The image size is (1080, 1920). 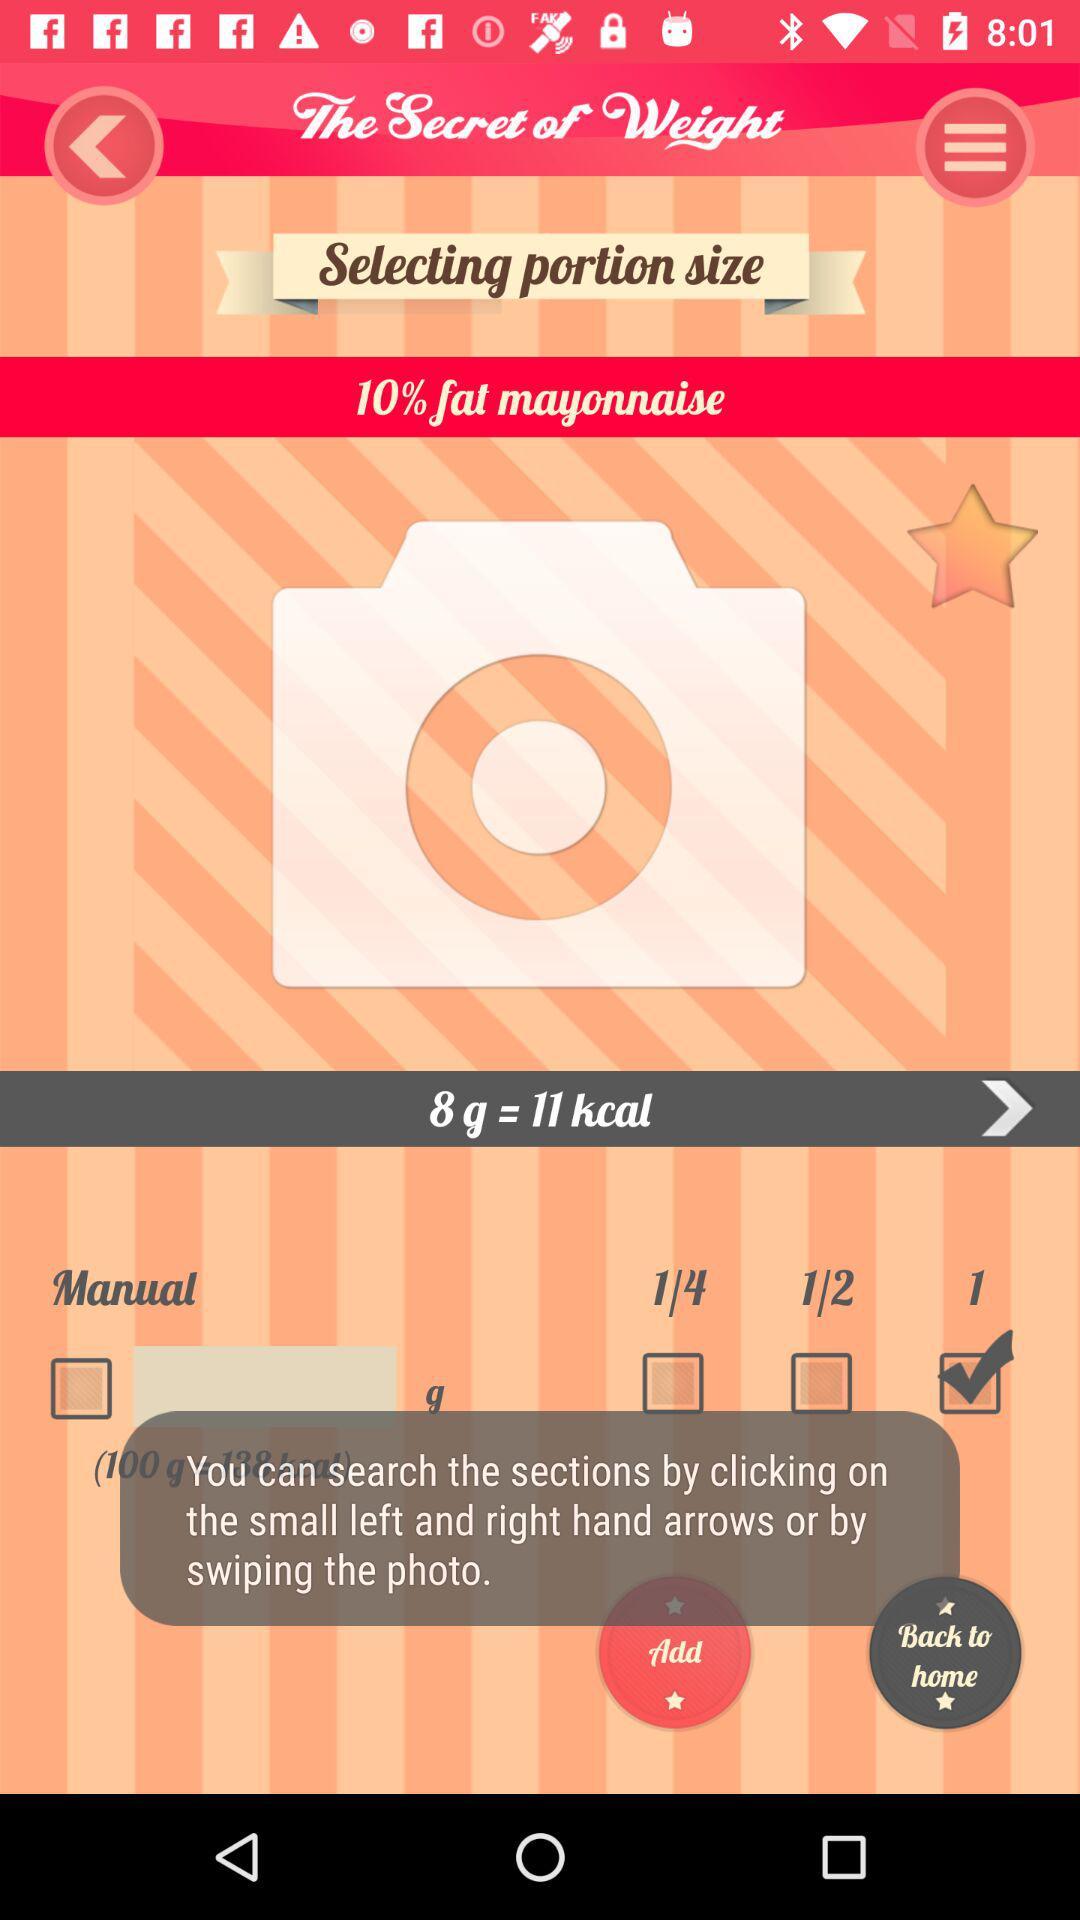 What do you see at coordinates (540, 118) in the screenshot?
I see `move to text which is above the selecting portion size` at bounding box center [540, 118].